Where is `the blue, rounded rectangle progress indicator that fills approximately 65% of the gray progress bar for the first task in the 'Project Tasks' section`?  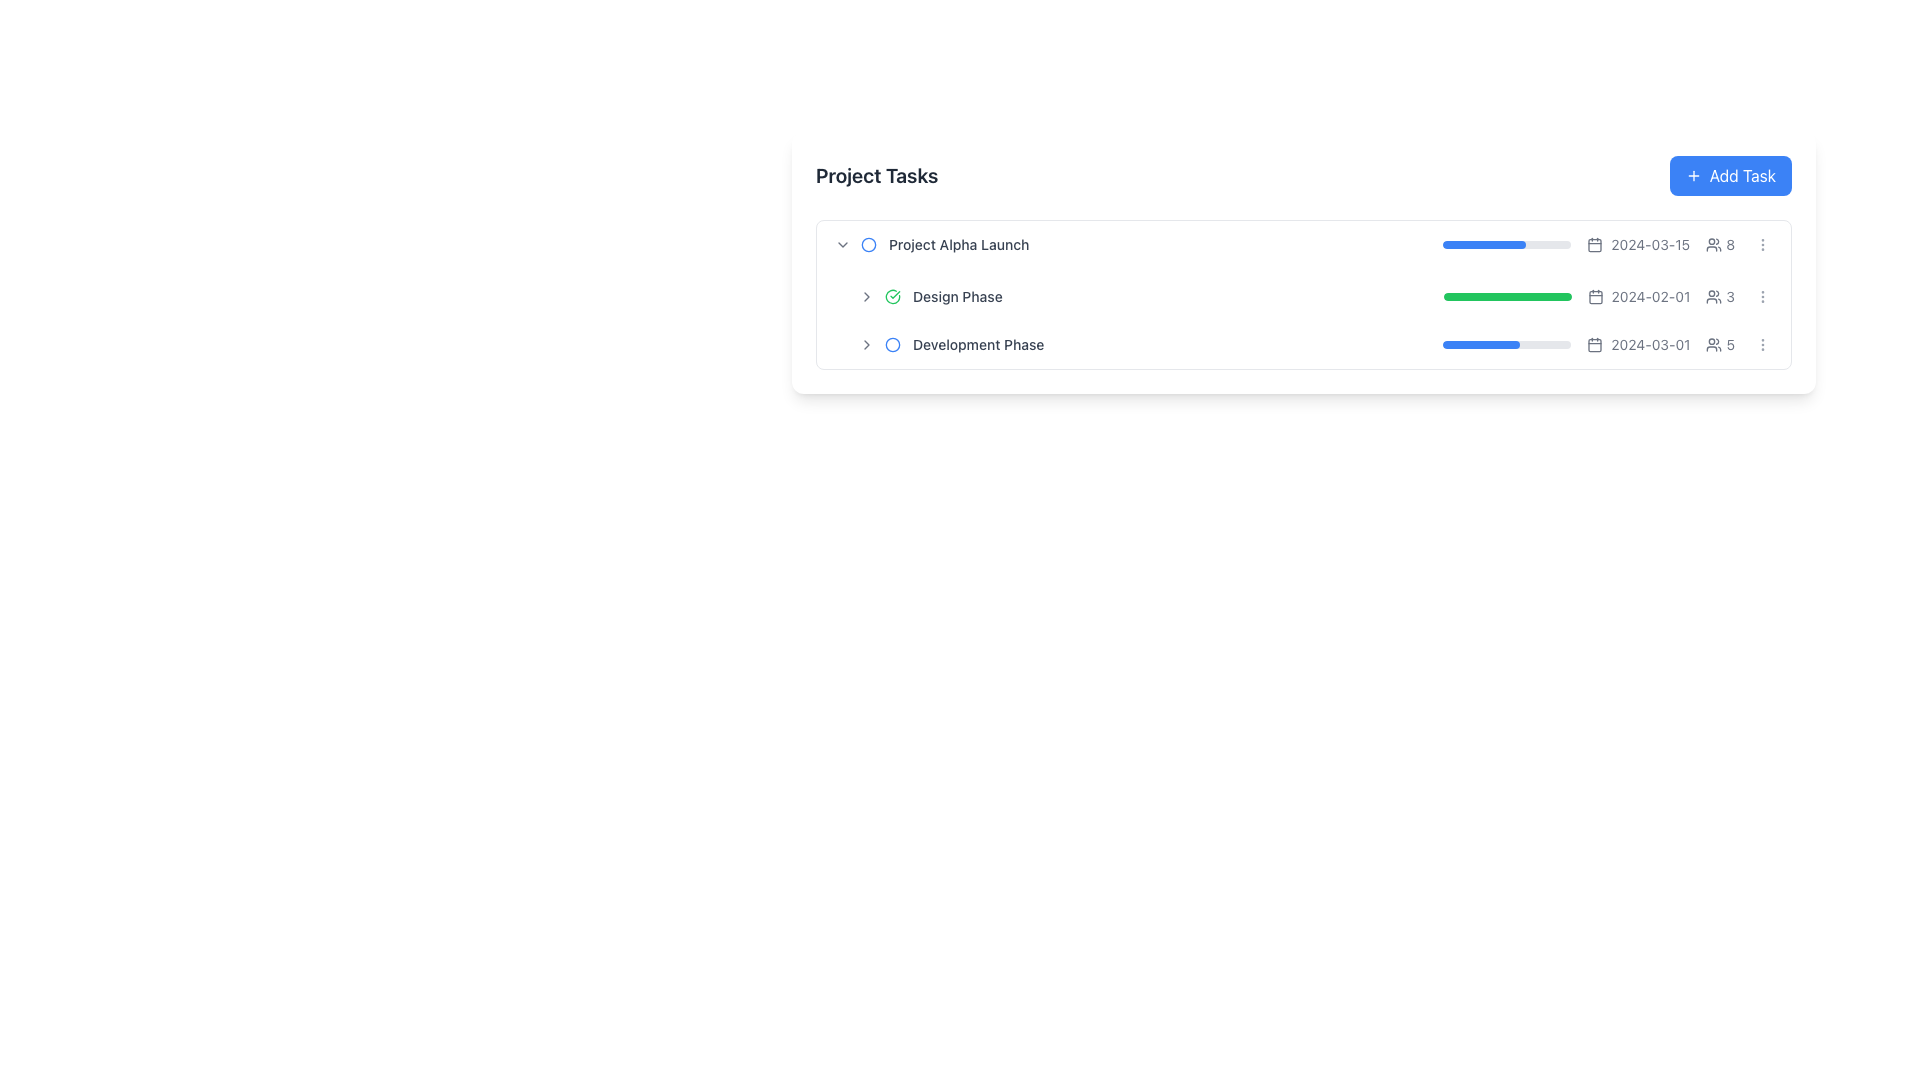
the blue, rounded rectangle progress indicator that fills approximately 65% of the gray progress bar for the first task in the 'Project Tasks' section is located at coordinates (1484, 244).